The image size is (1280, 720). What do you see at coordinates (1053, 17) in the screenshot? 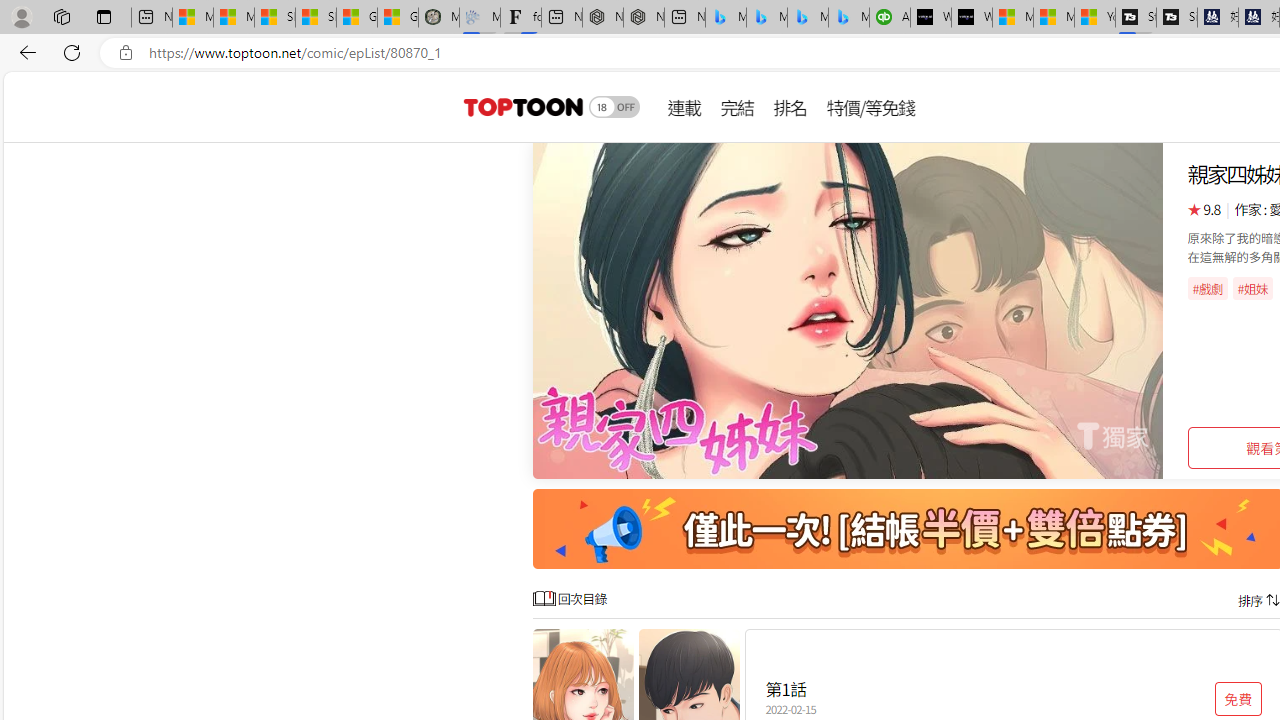
I see `'Microsoft Start'` at bounding box center [1053, 17].